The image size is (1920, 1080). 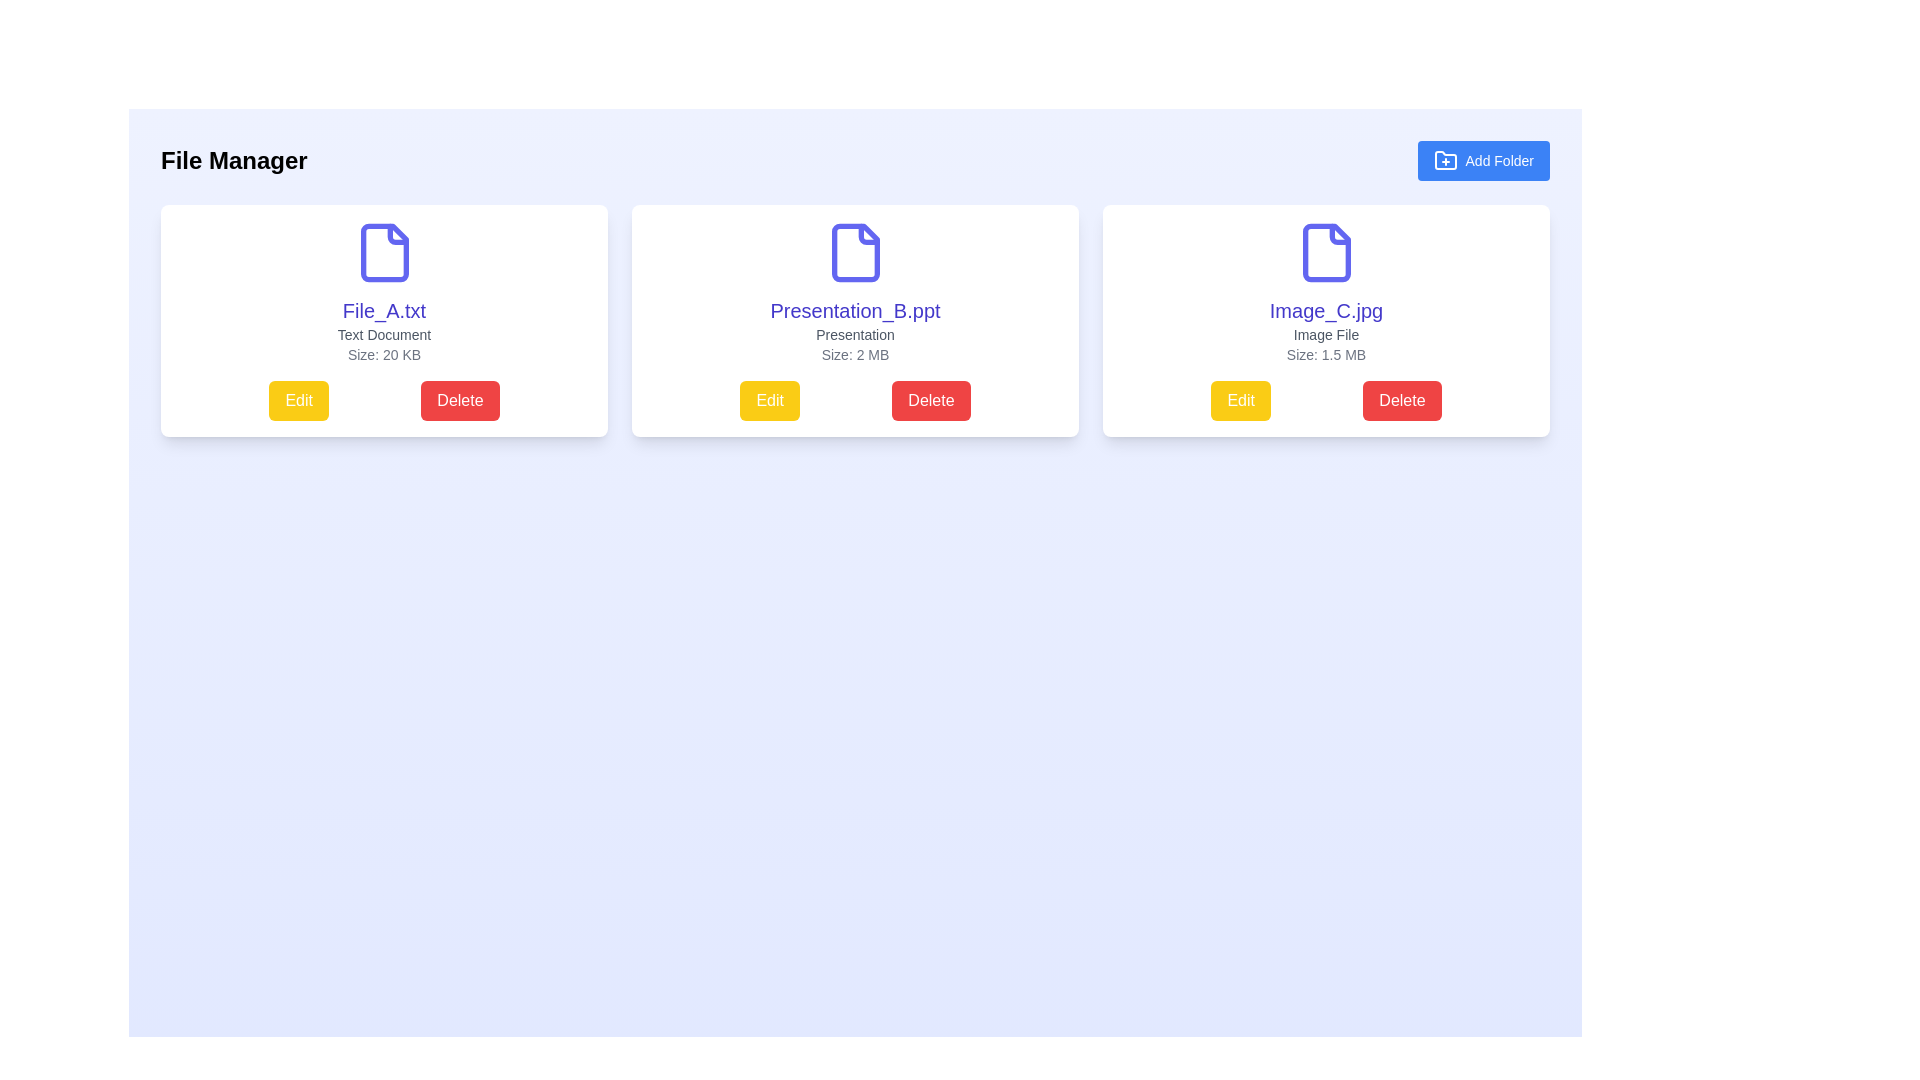 I want to click on the text label that reads 'Presentation_B.ppt', so click(x=855, y=311).